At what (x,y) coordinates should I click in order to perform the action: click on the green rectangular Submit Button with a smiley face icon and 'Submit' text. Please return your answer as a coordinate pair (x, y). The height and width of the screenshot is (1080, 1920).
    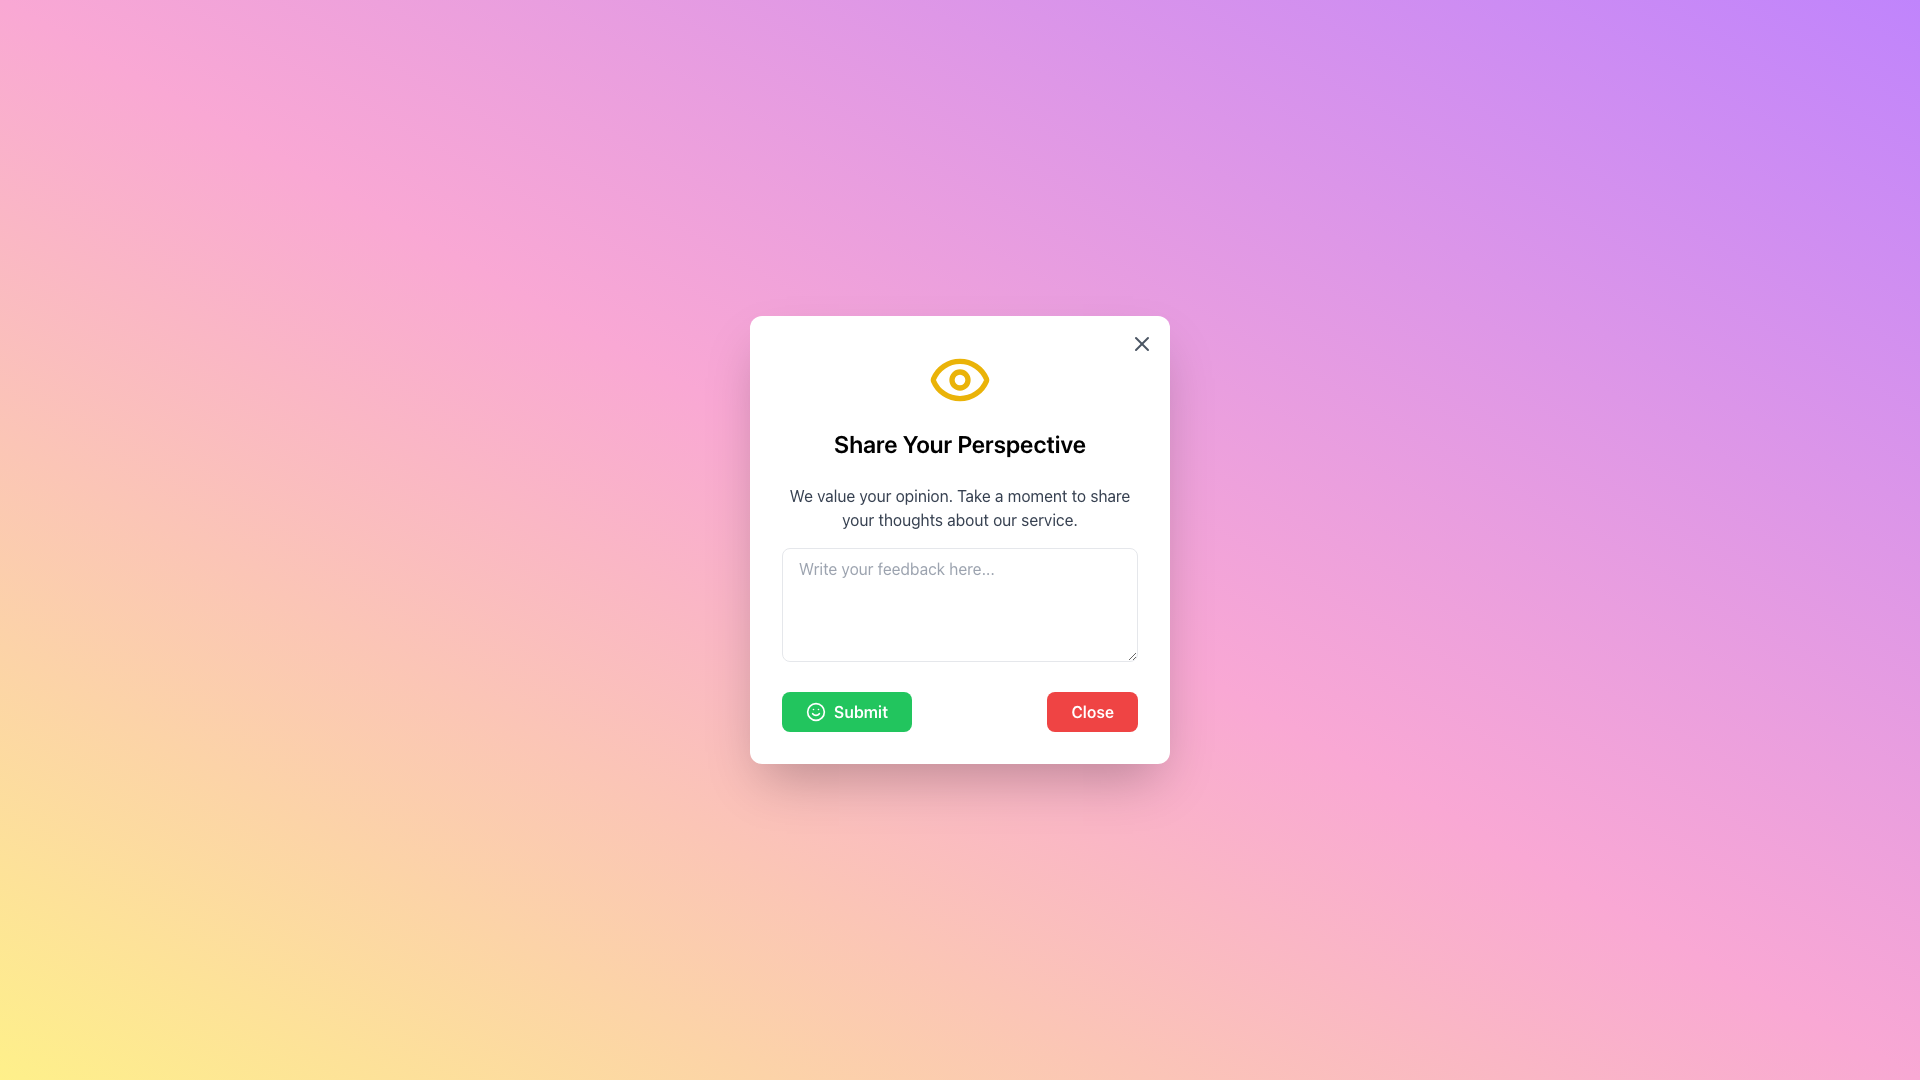
    Looking at the image, I should click on (840, 716).